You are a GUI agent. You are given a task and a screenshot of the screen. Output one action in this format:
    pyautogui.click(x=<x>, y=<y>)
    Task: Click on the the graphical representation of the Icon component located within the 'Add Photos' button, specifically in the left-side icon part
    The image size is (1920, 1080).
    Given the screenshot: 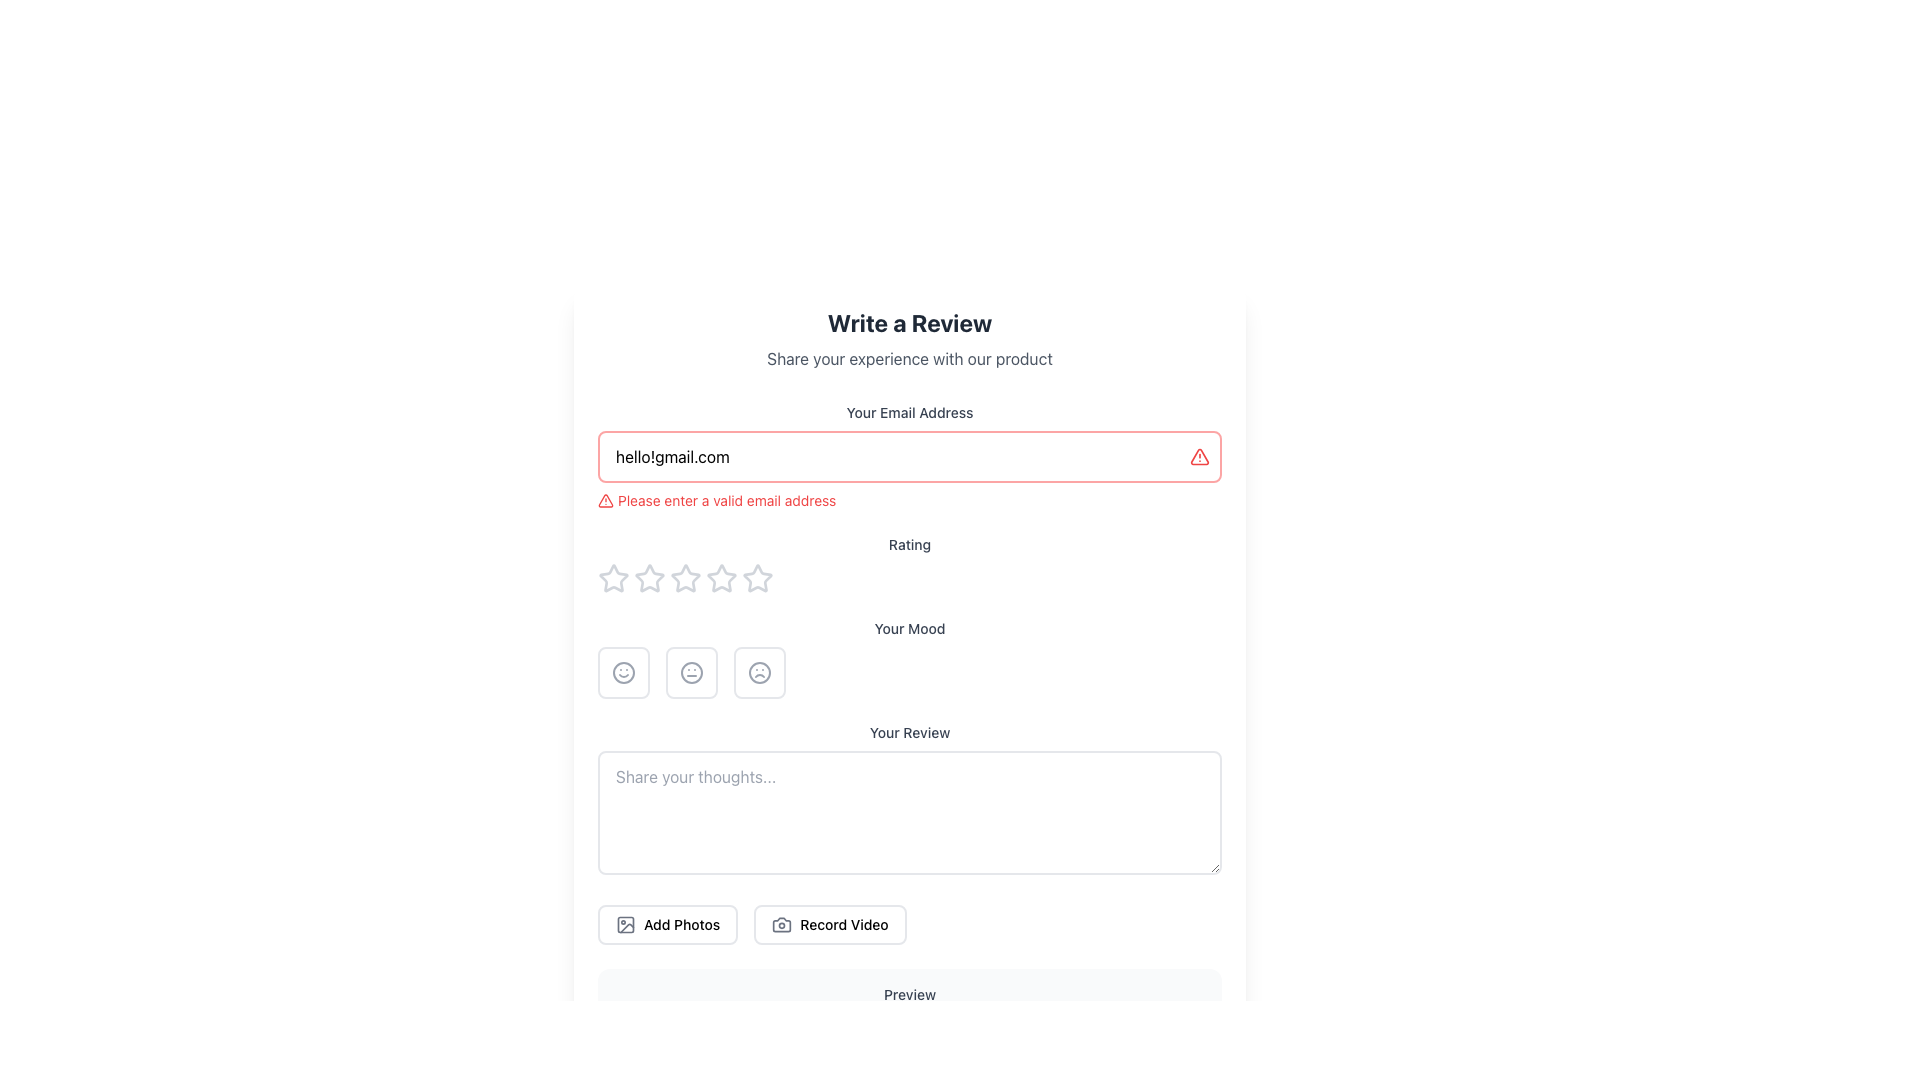 What is the action you would take?
    pyautogui.click(x=624, y=925)
    